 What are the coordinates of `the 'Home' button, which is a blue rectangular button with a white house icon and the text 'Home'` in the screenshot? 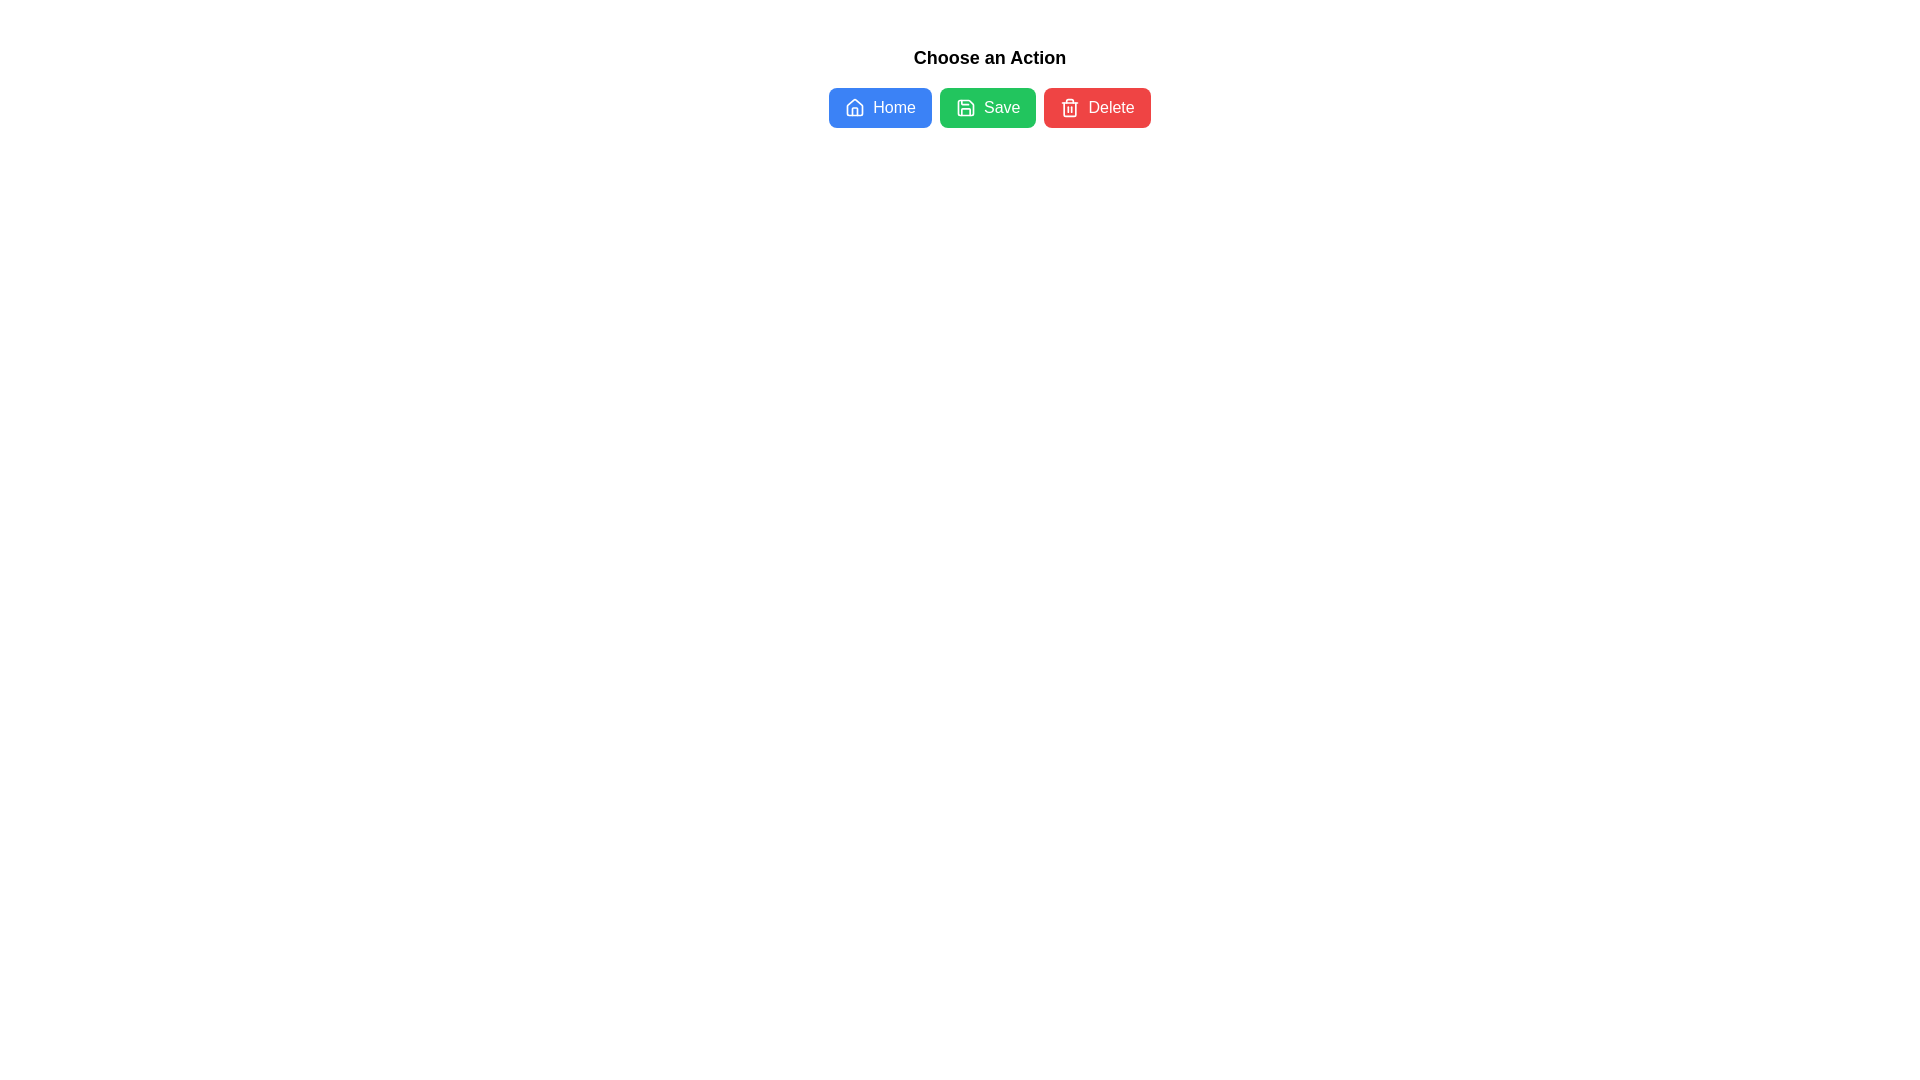 It's located at (880, 108).